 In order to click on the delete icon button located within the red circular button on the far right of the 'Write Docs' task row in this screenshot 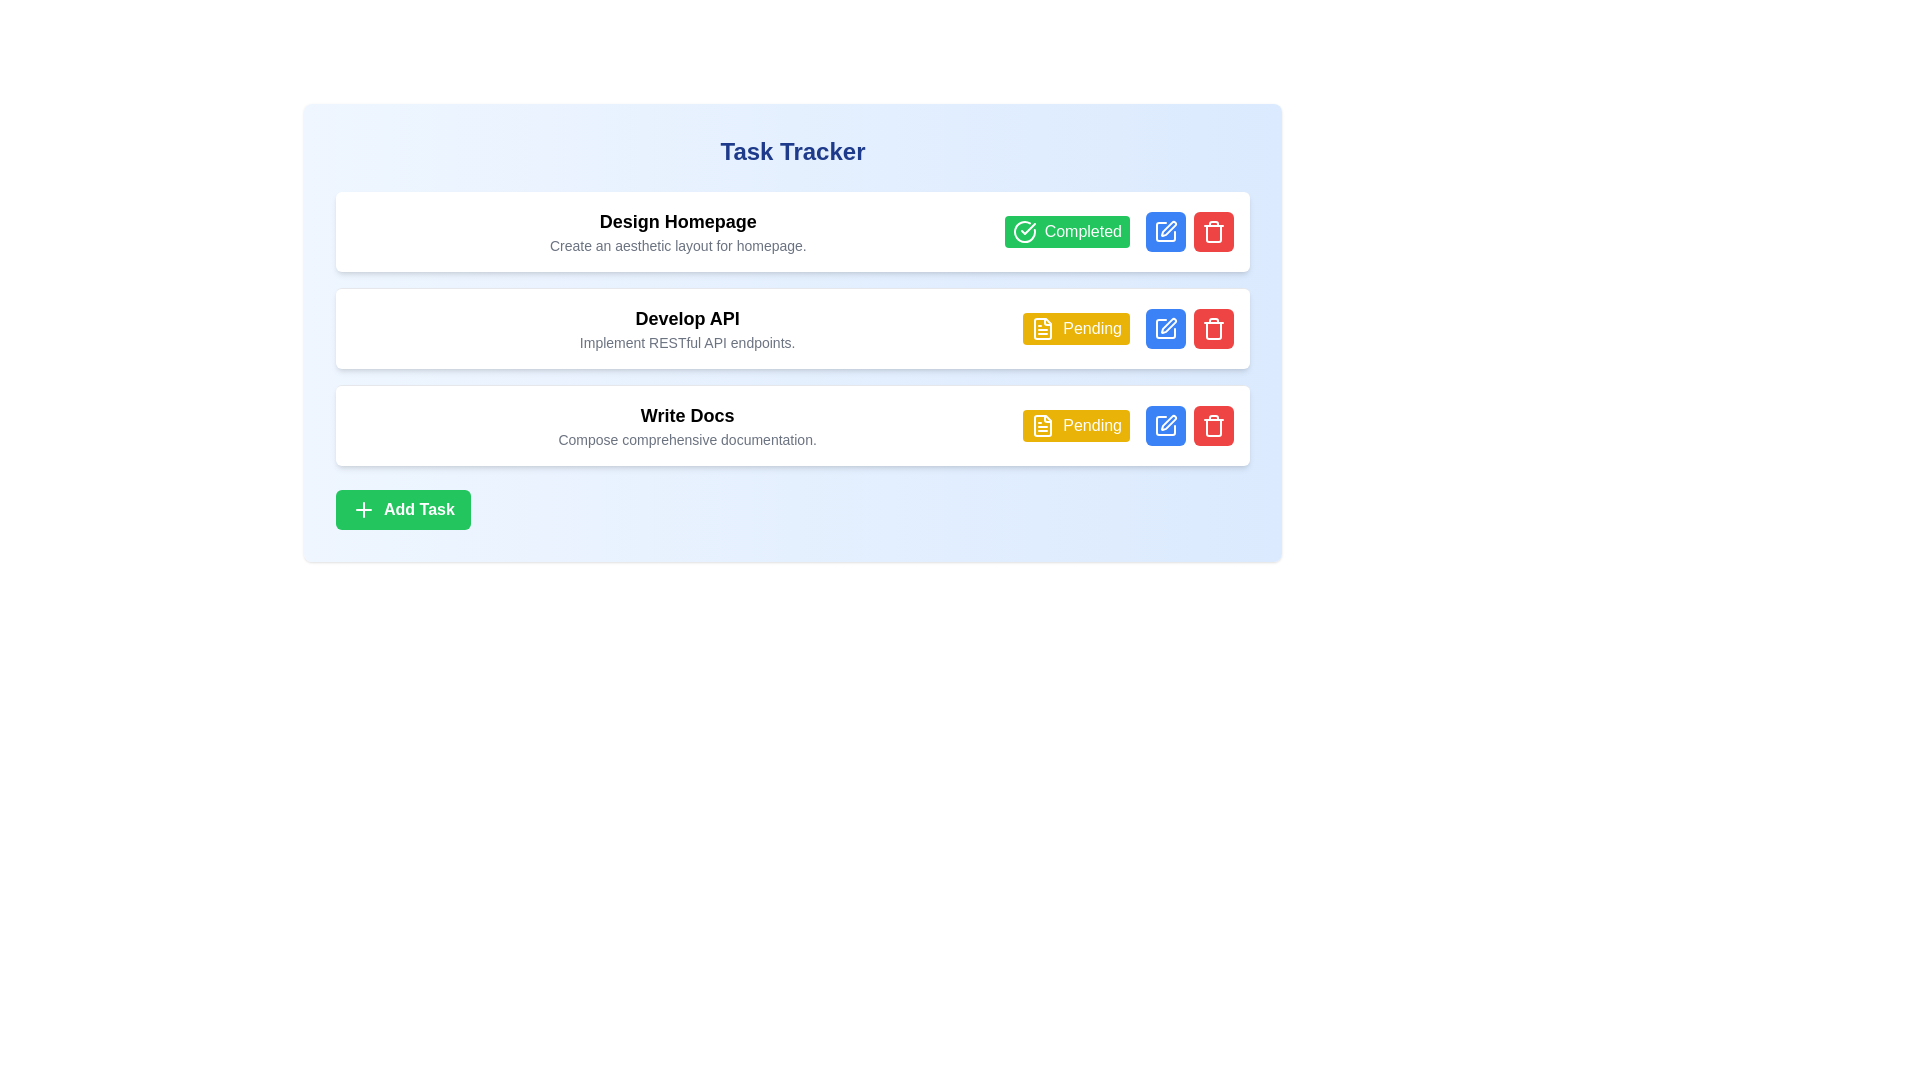, I will do `click(1213, 424)`.